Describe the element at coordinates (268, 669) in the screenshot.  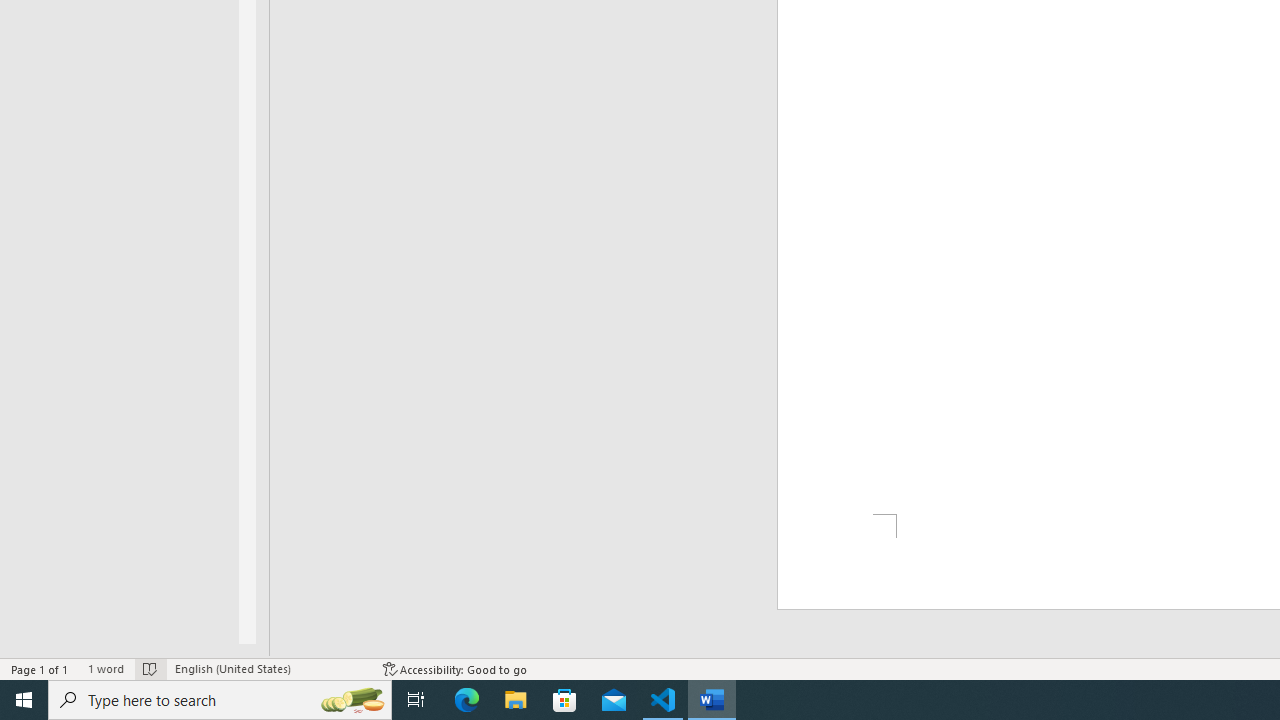
I see `'Language English (United States)'` at that location.